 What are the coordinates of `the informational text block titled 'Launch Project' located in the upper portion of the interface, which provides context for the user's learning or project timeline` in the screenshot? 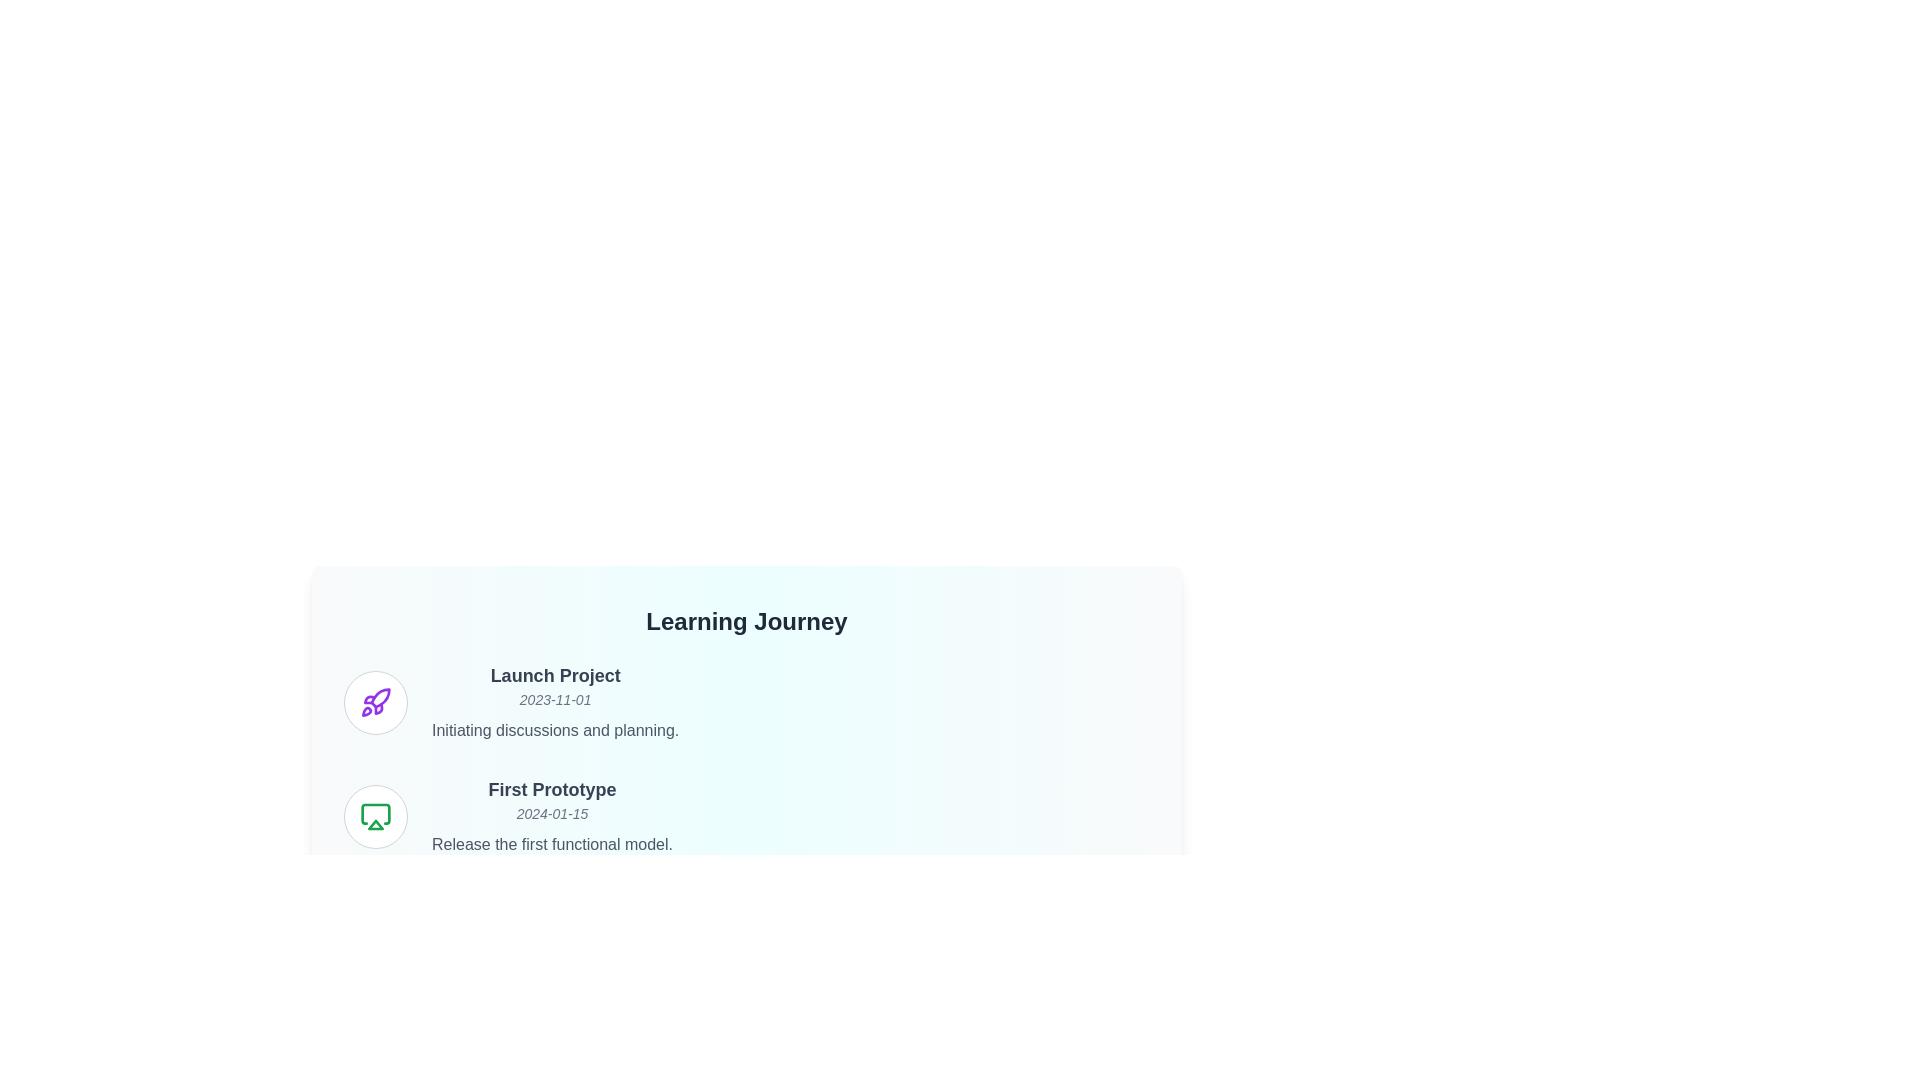 It's located at (555, 701).